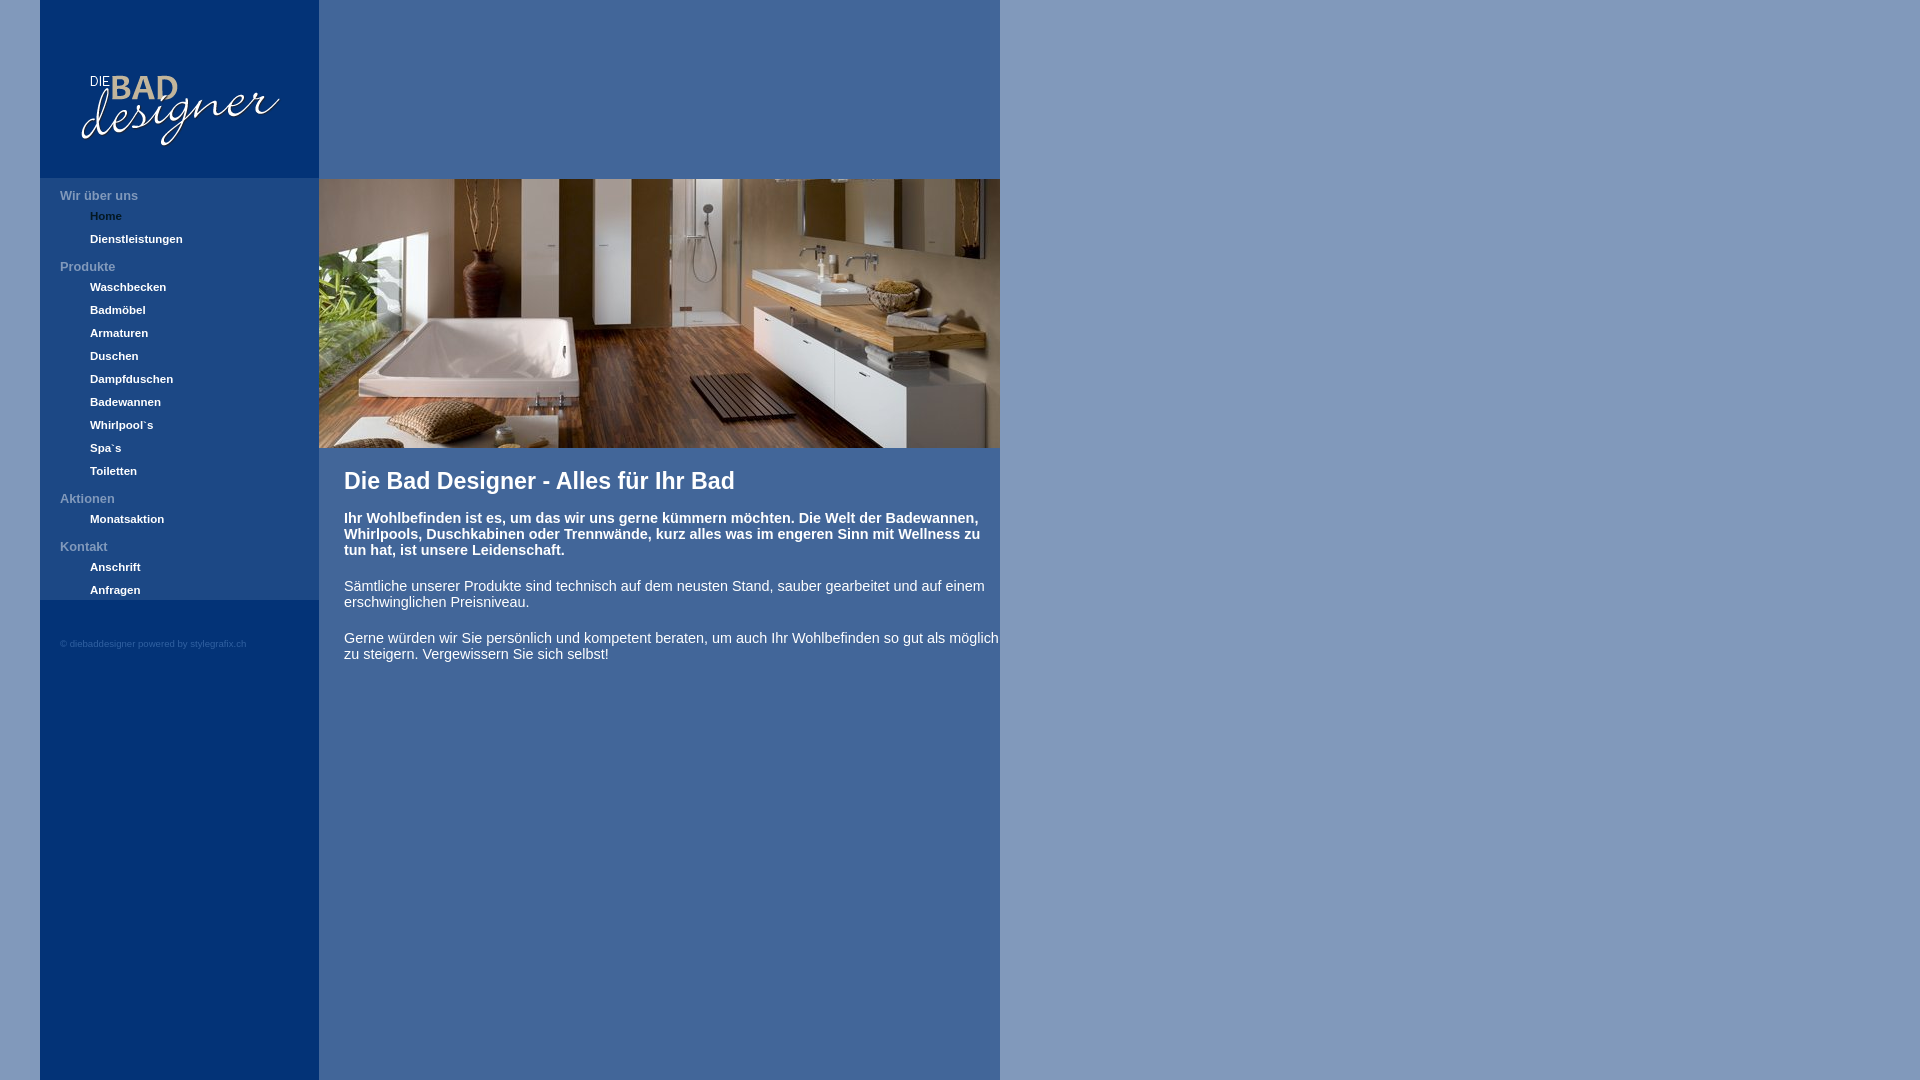 This screenshot has height=1080, width=1920. I want to click on 'Toiletten', so click(89, 470).